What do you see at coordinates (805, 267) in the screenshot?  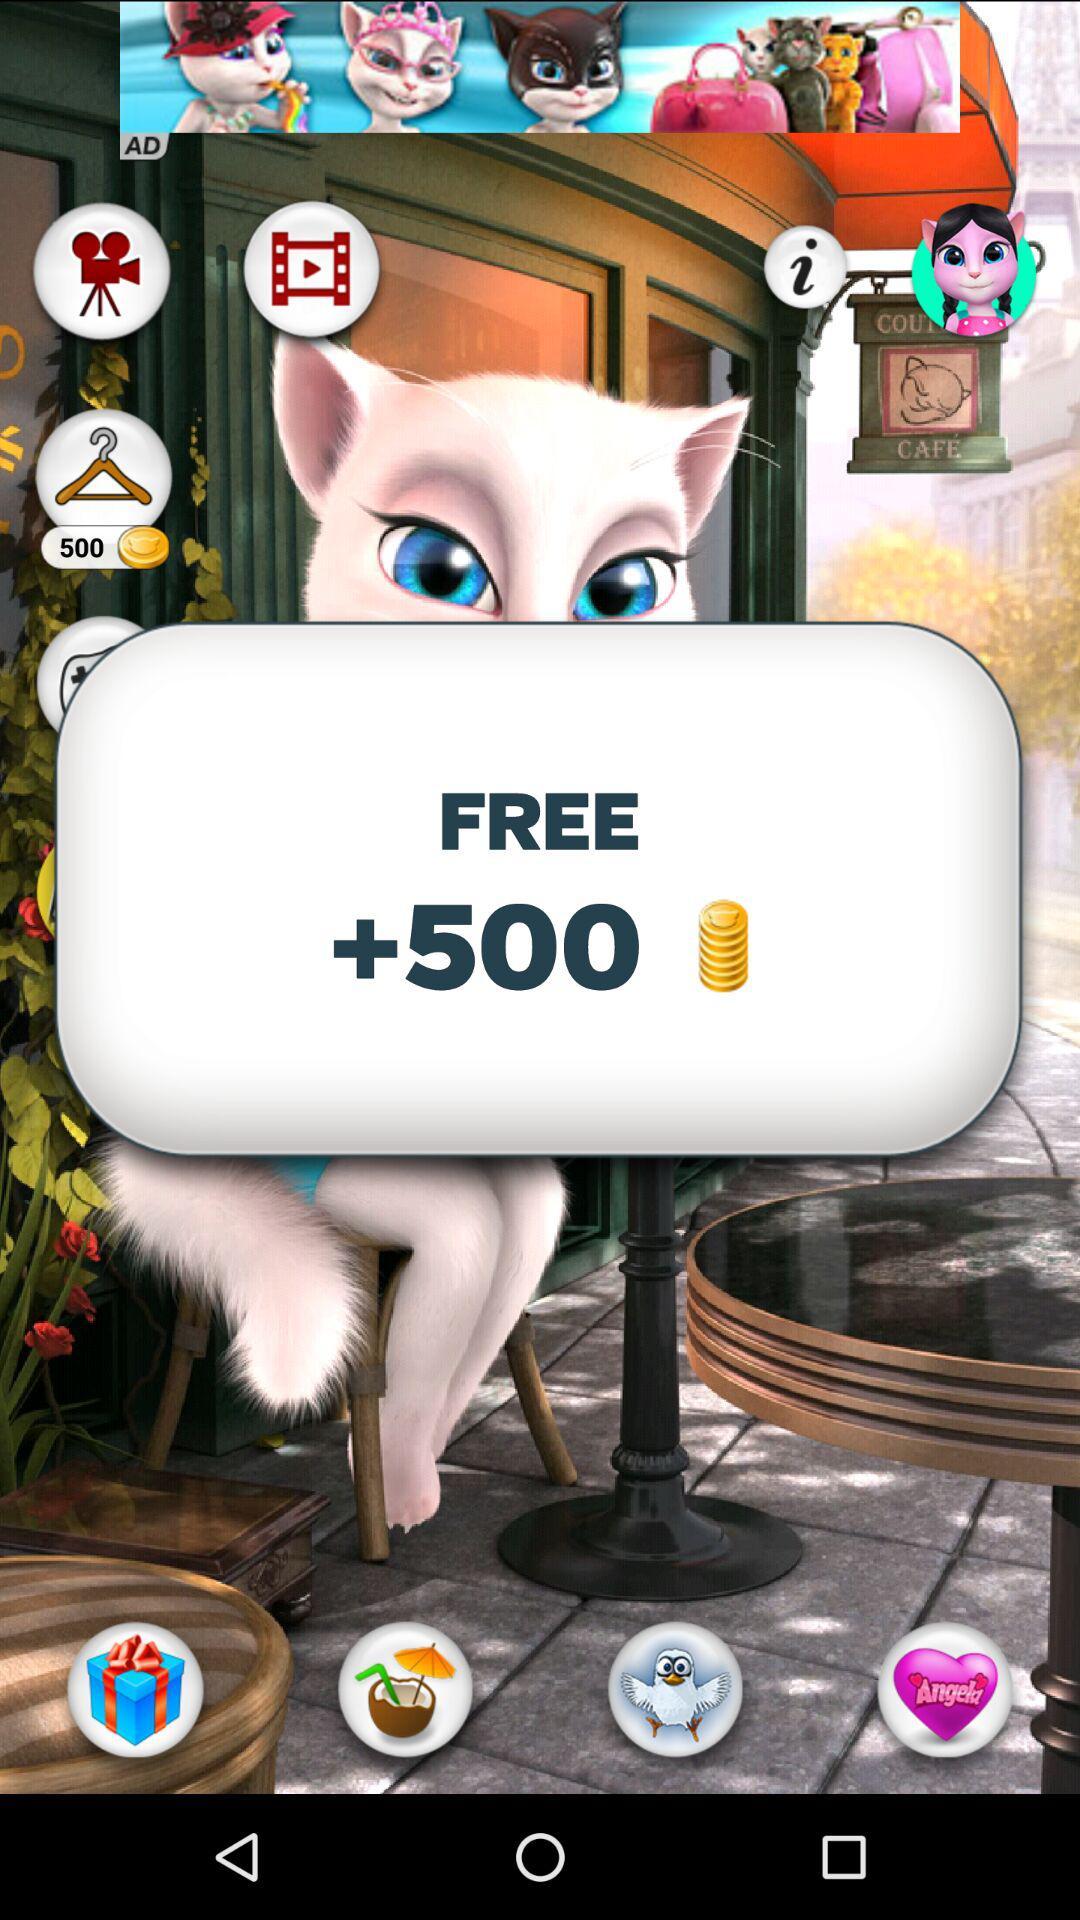 I see `the info icon` at bounding box center [805, 267].